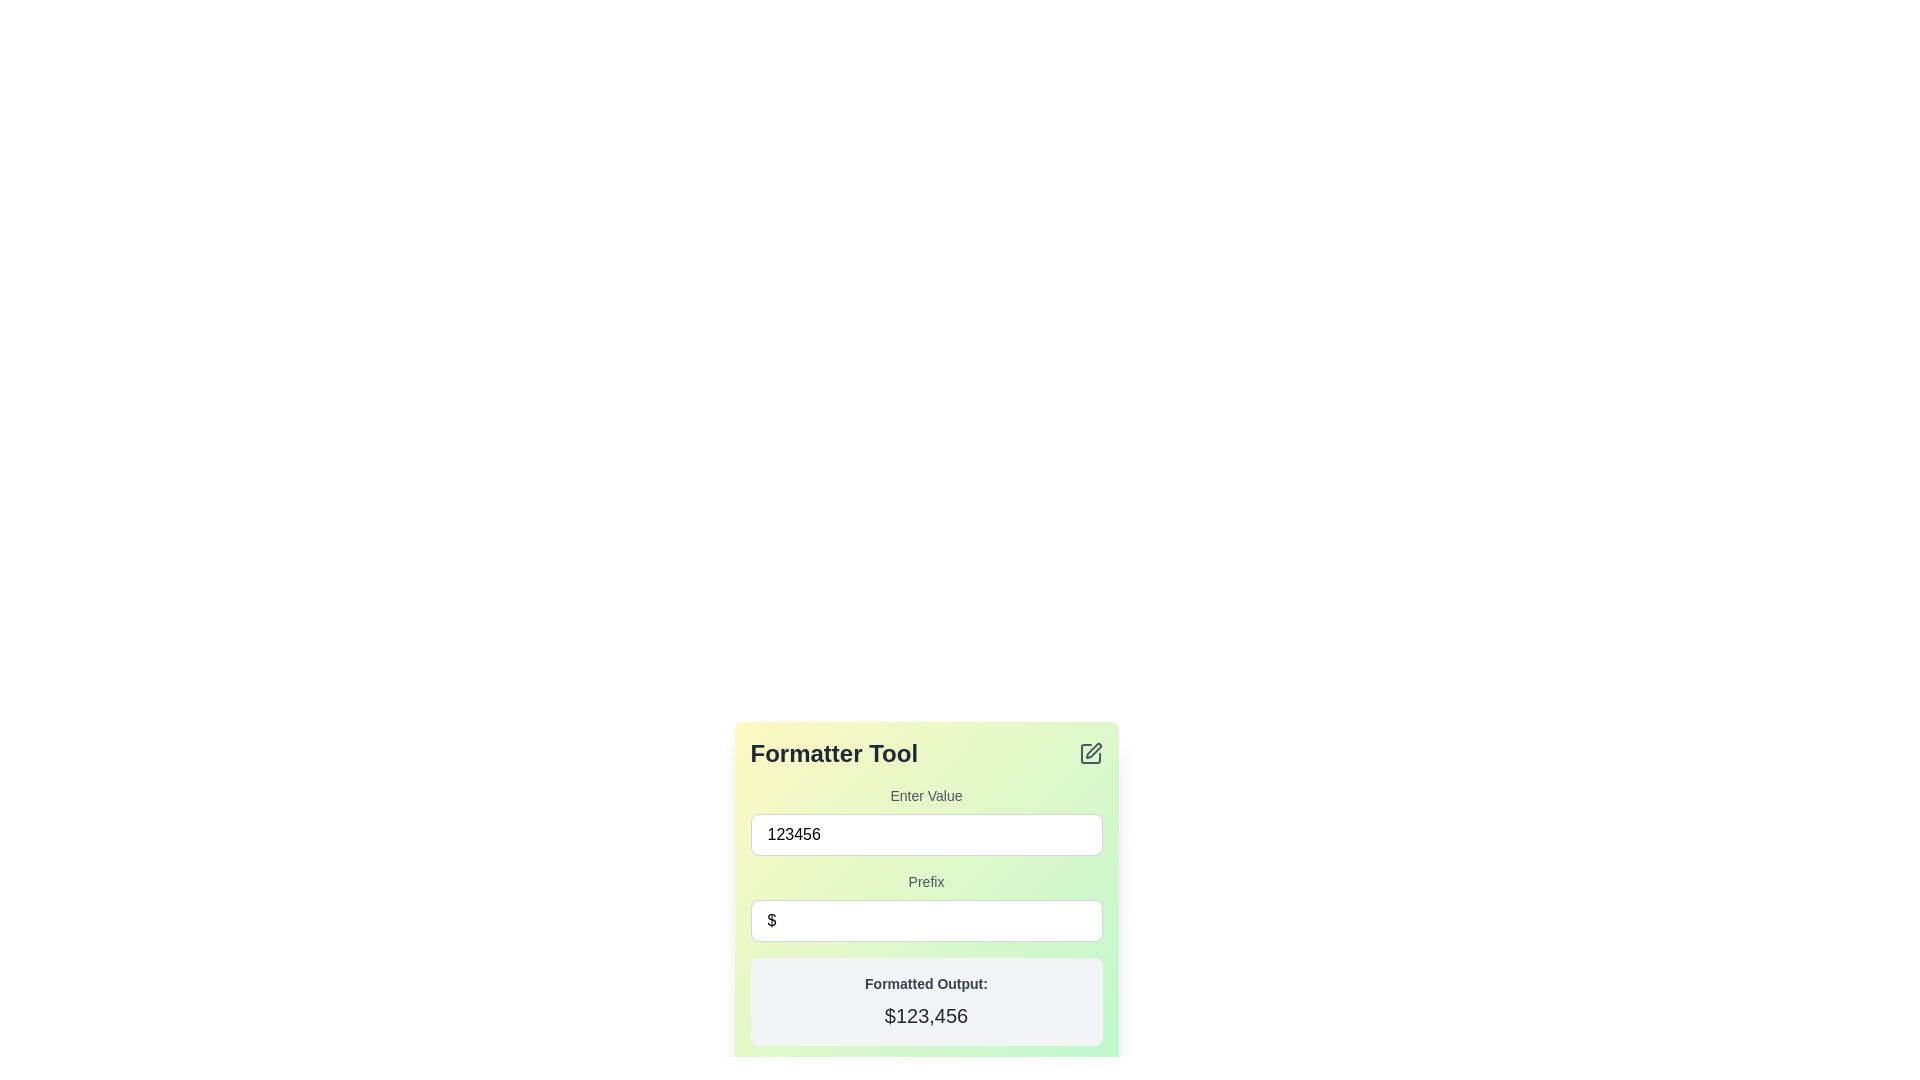  Describe the element at coordinates (925, 921) in the screenshot. I see `text within the text input field located below the 'Prefix' label, allowing users` at that location.